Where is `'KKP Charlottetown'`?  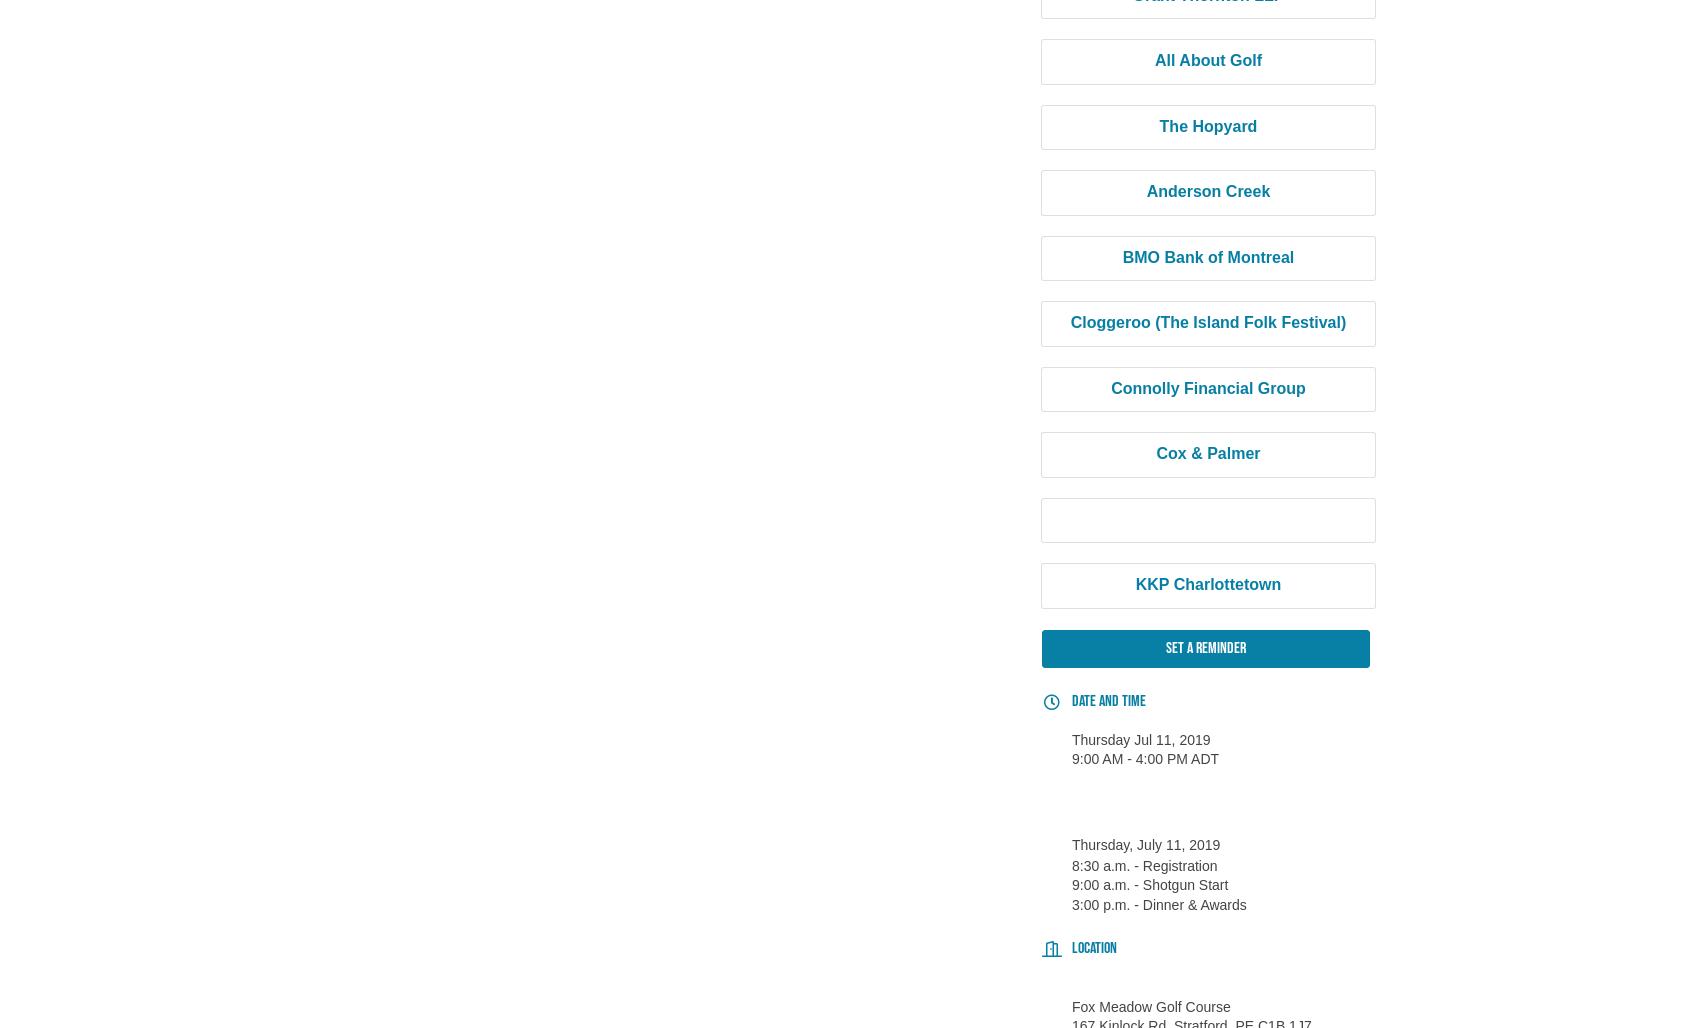 'KKP Charlottetown' is located at coordinates (1207, 583).